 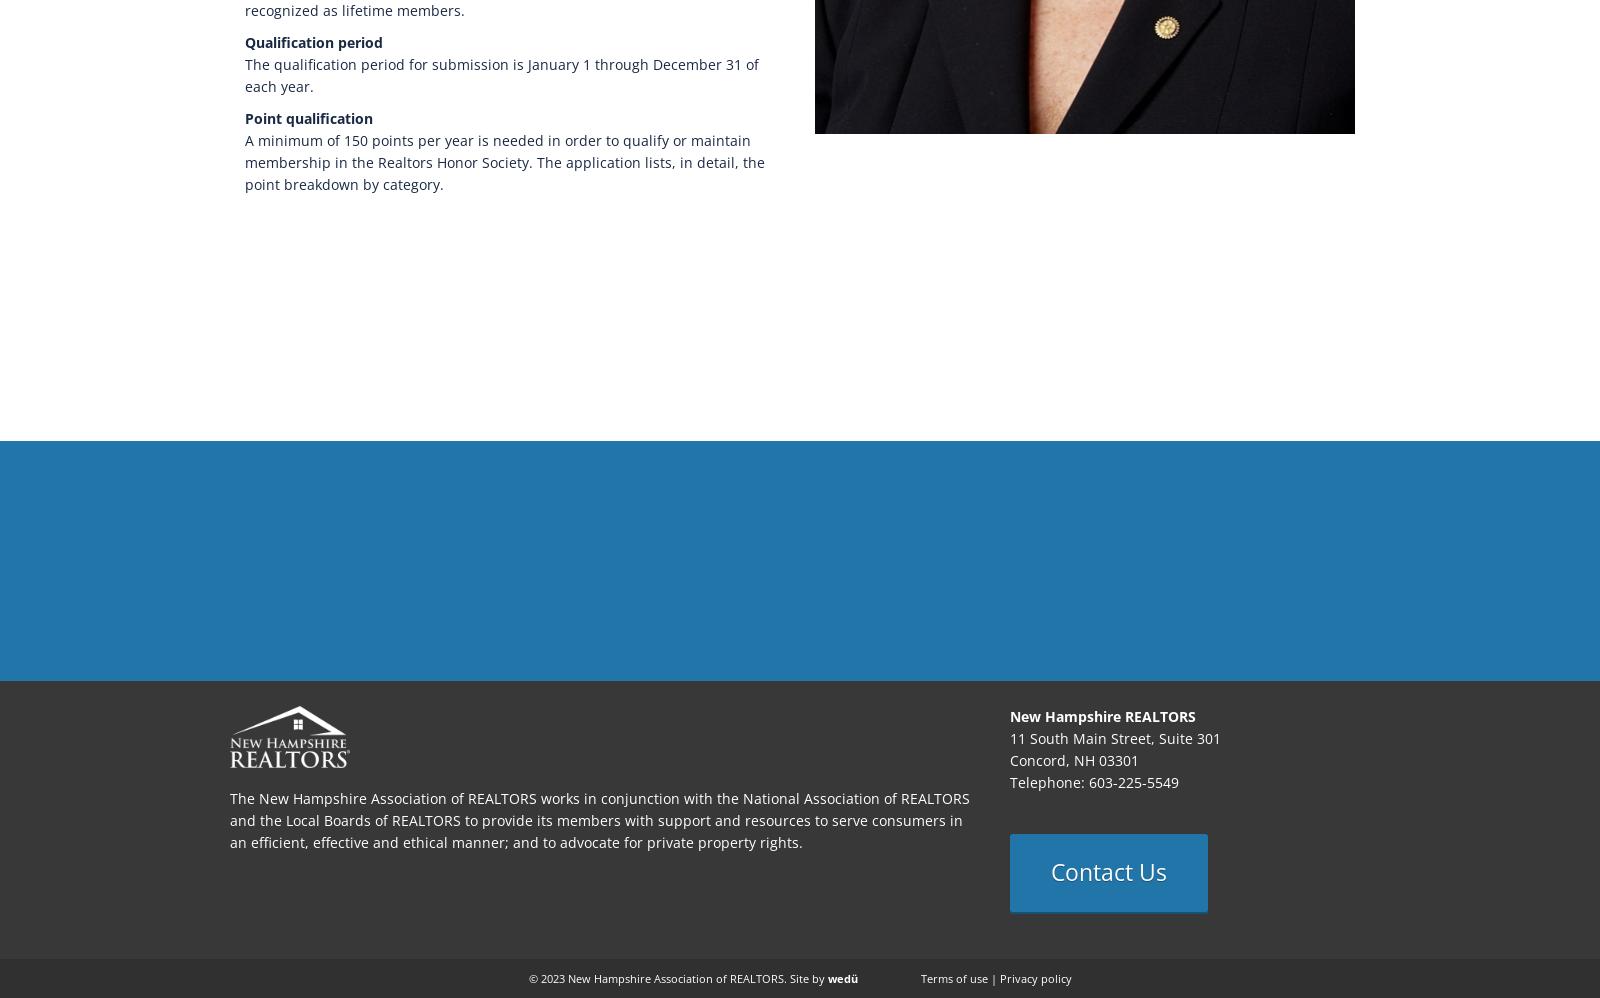 What do you see at coordinates (800, 546) in the screenshot?
I see `'"Amidst the sea of change to which the New Hampshire Association of REALTORS has played witness in its 85 years, one thing that has remained constant is the Realtor 'R' and the value we bring to every real estate transaction in which we take part. We are part of a unique community where our familial cooperation transcends our business competition. These are not mere platitudes, but our living ideals, and they are, in fact, the foundation on which we conduct ourselves in our day-to-day affairs."'` at bounding box center [800, 546].